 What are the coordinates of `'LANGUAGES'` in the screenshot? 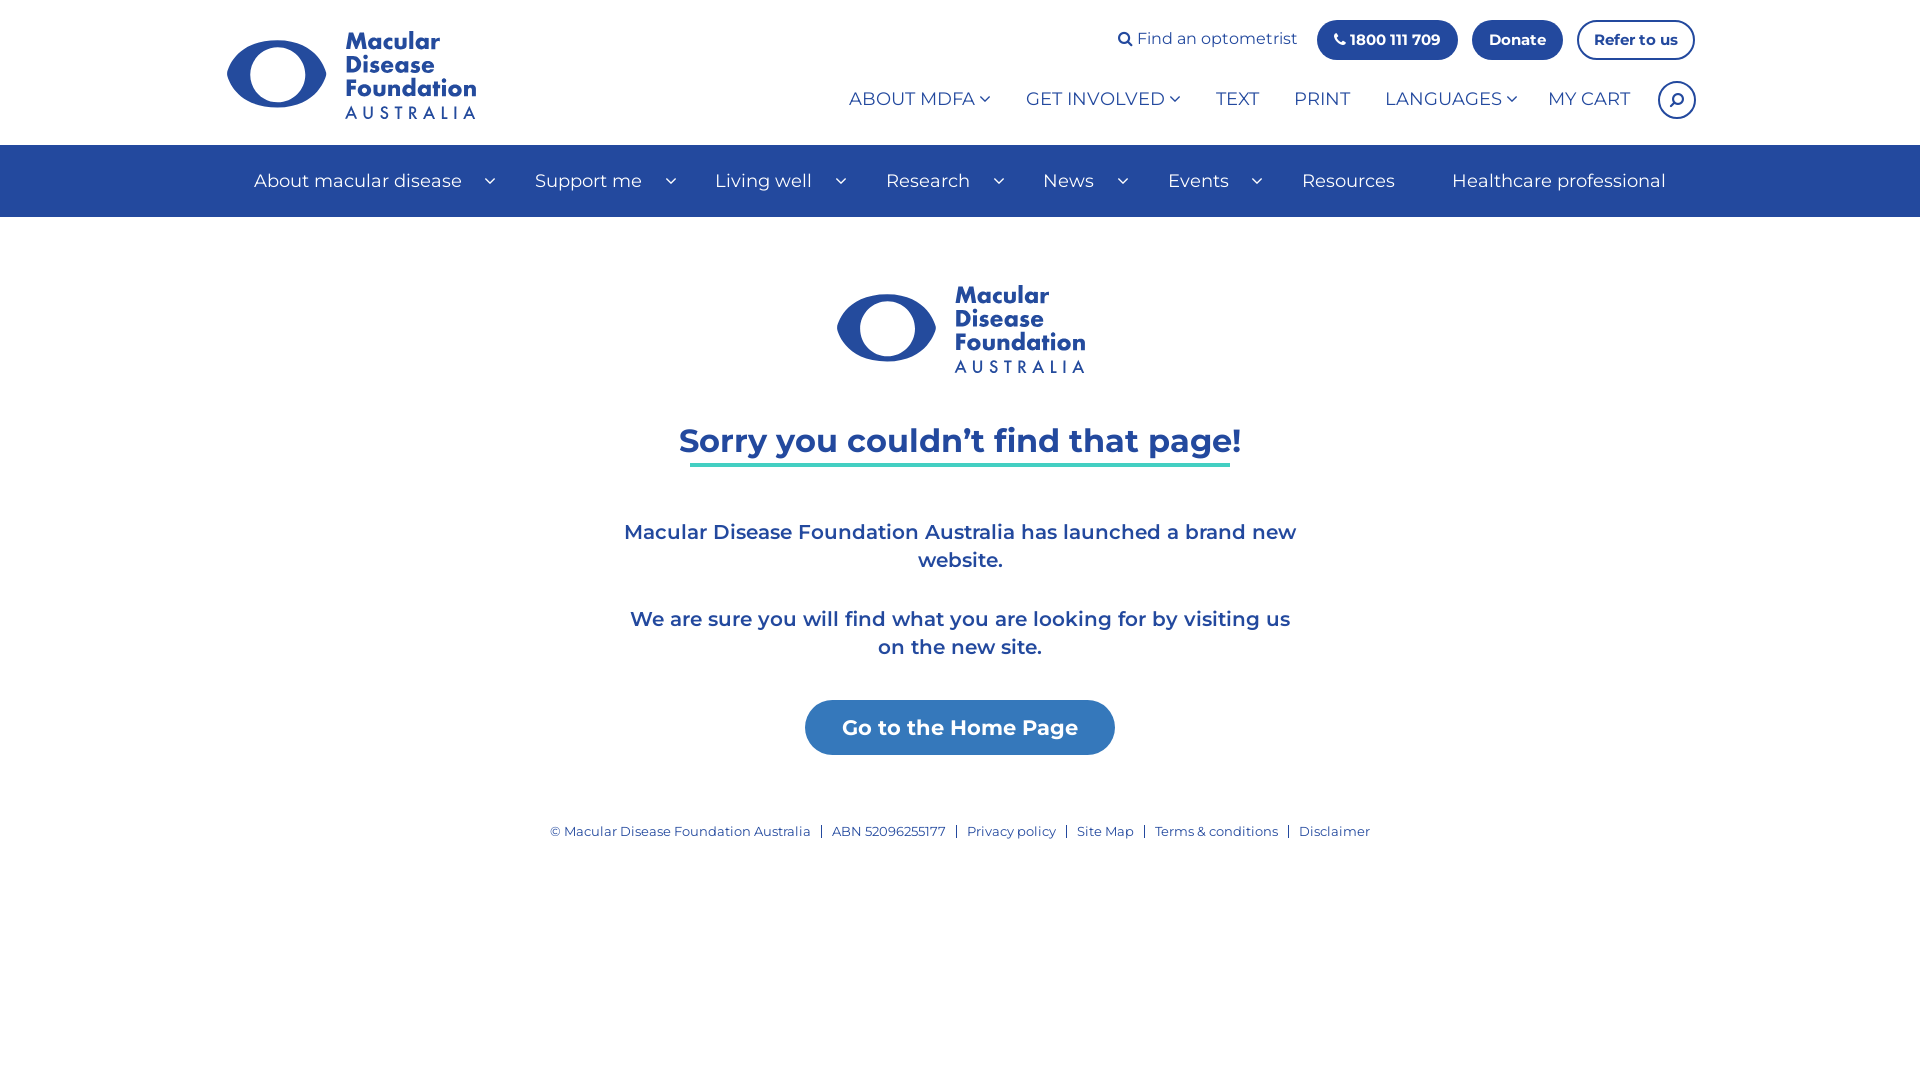 It's located at (1368, 100).